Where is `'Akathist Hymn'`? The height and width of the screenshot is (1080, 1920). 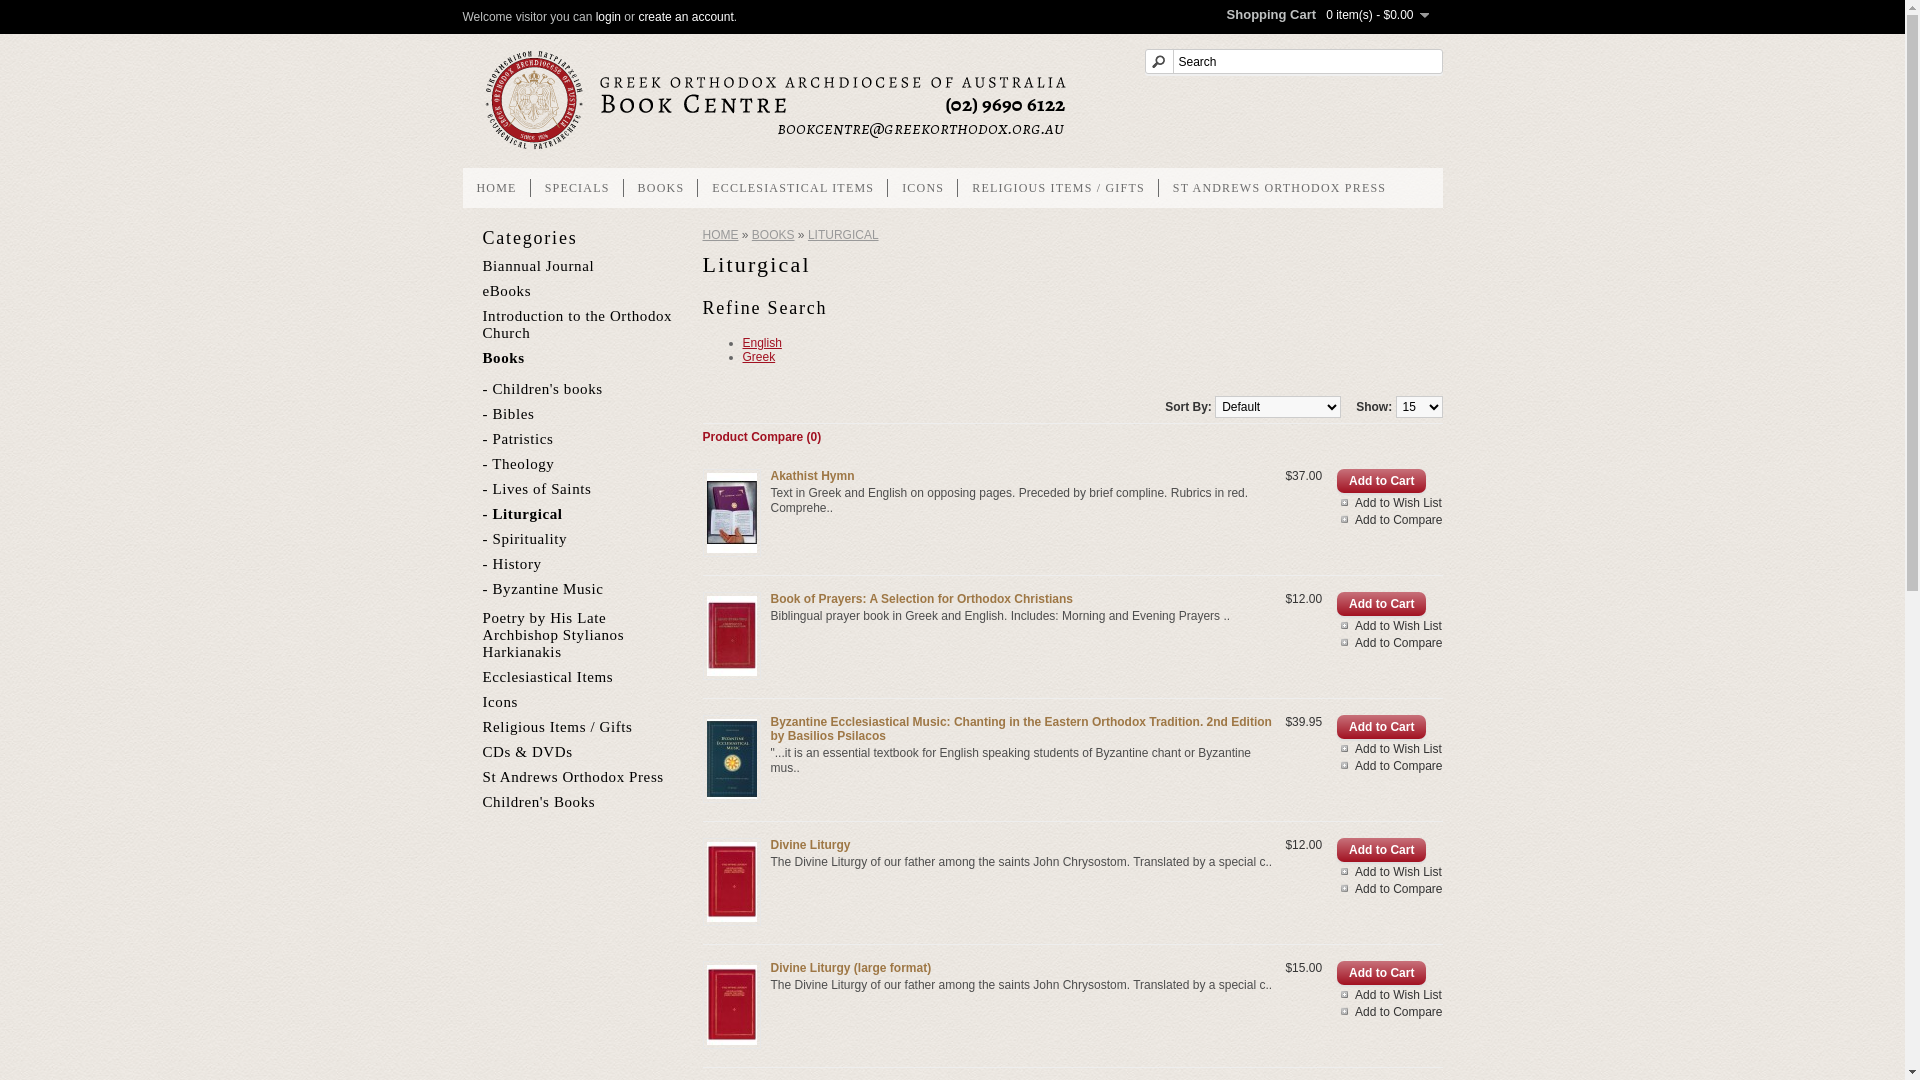 'Akathist Hymn' is located at coordinates (811, 475).